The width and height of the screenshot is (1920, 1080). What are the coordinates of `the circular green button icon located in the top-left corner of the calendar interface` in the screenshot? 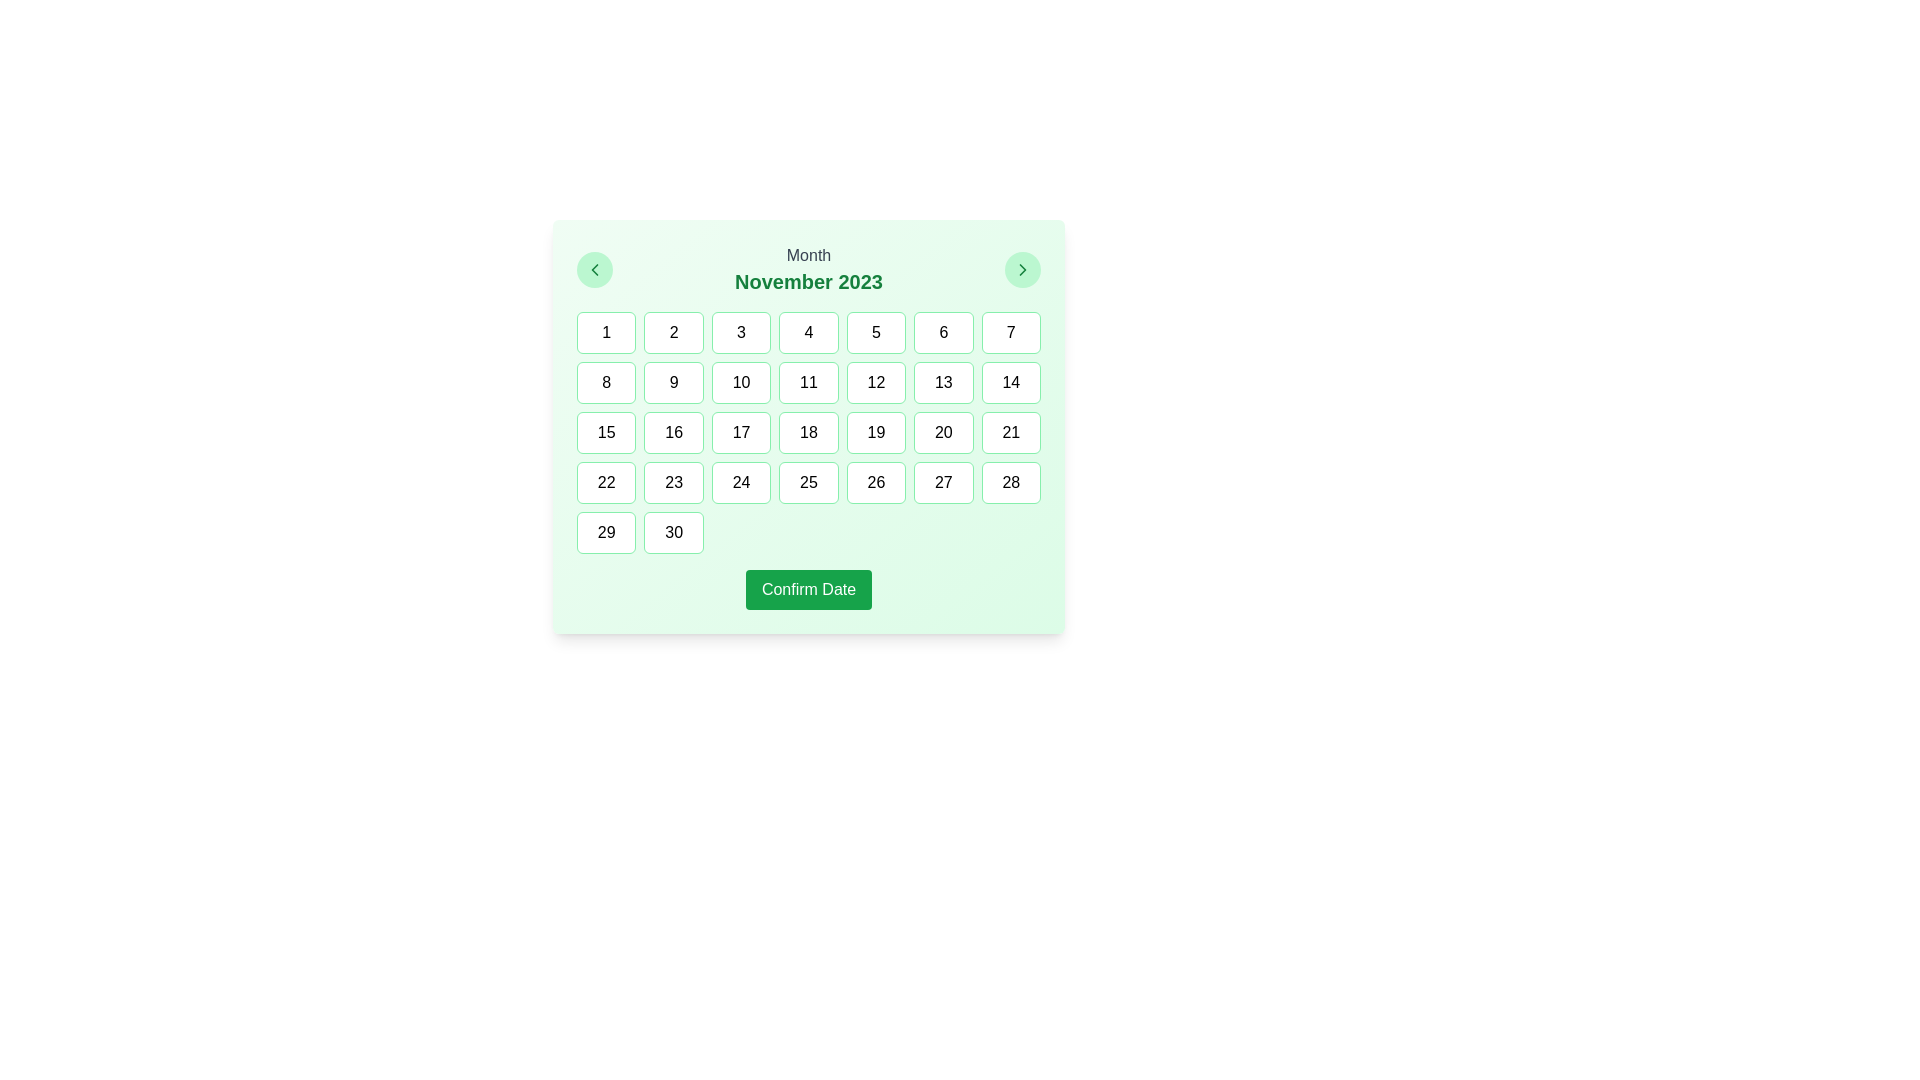 It's located at (594, 270).